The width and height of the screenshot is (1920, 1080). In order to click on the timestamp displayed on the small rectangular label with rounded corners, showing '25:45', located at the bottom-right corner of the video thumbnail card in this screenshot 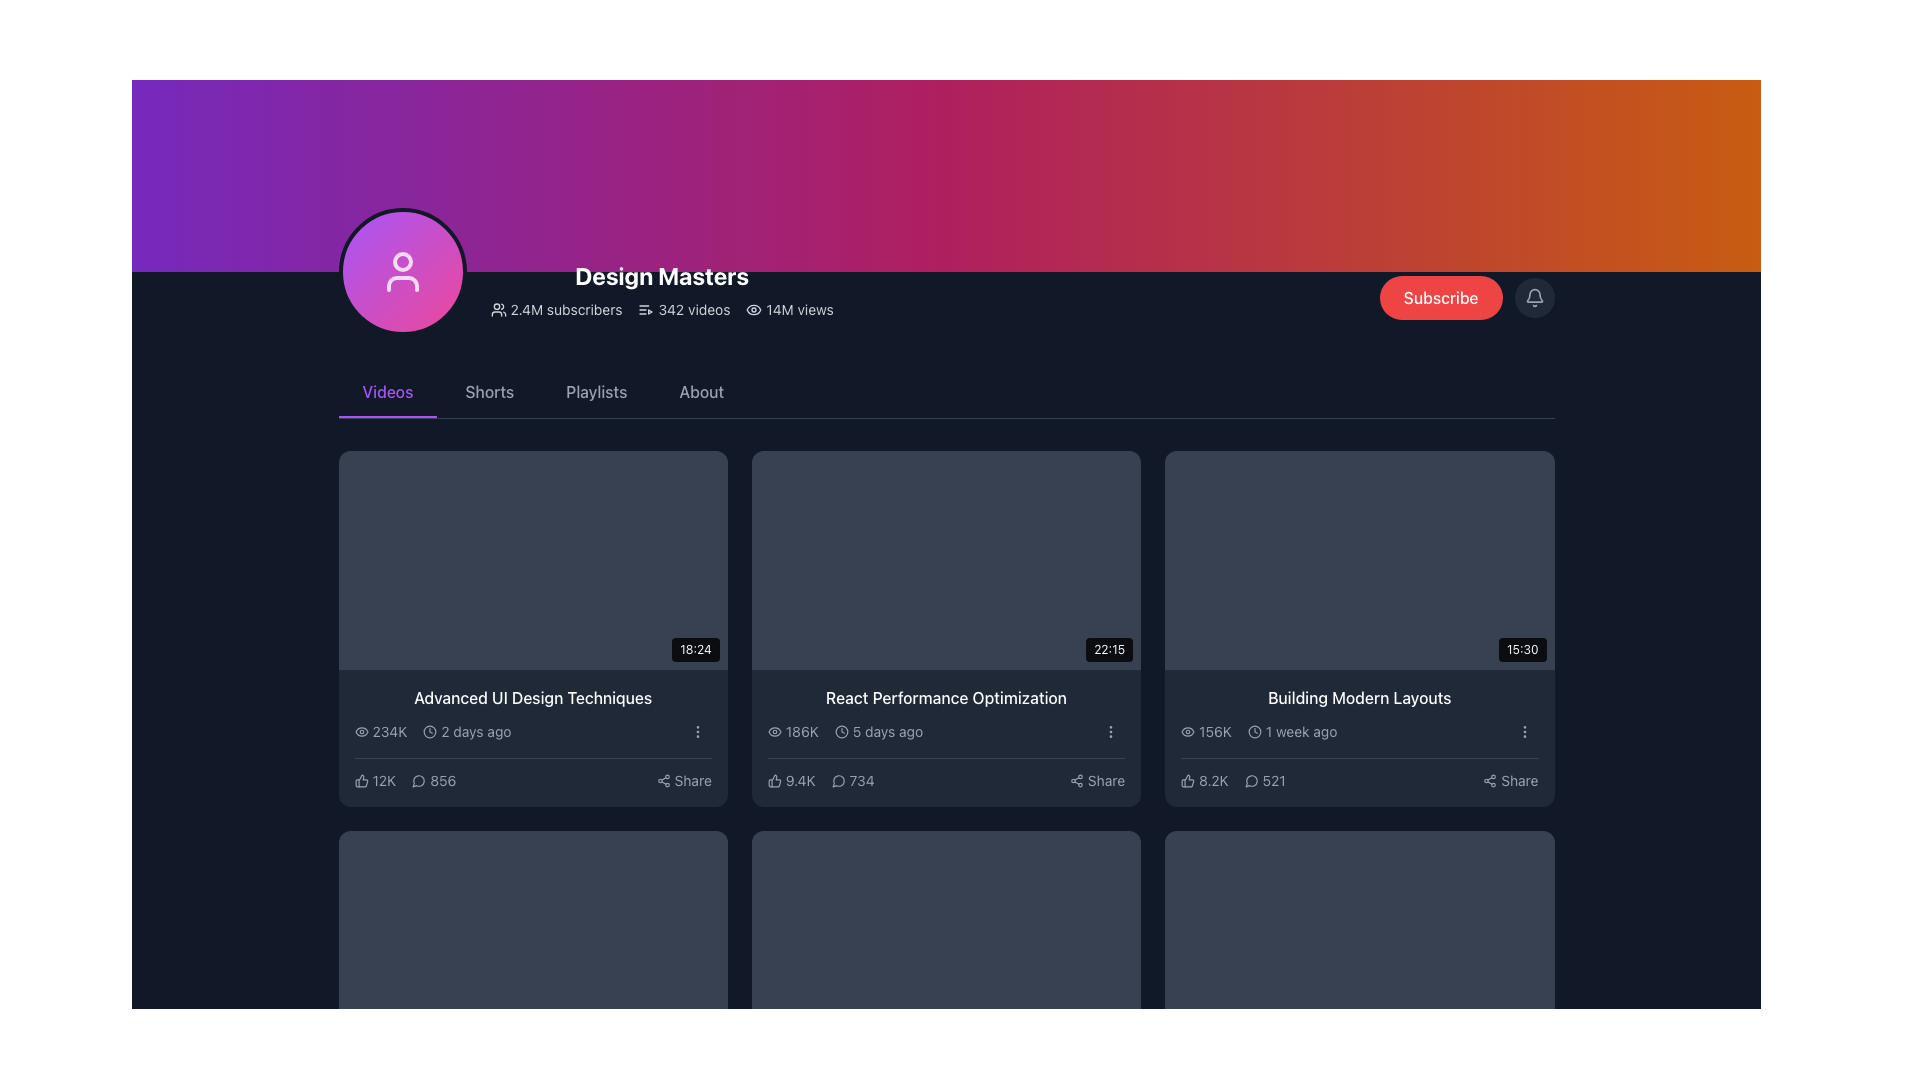, I will do `click(695, 1029)`.